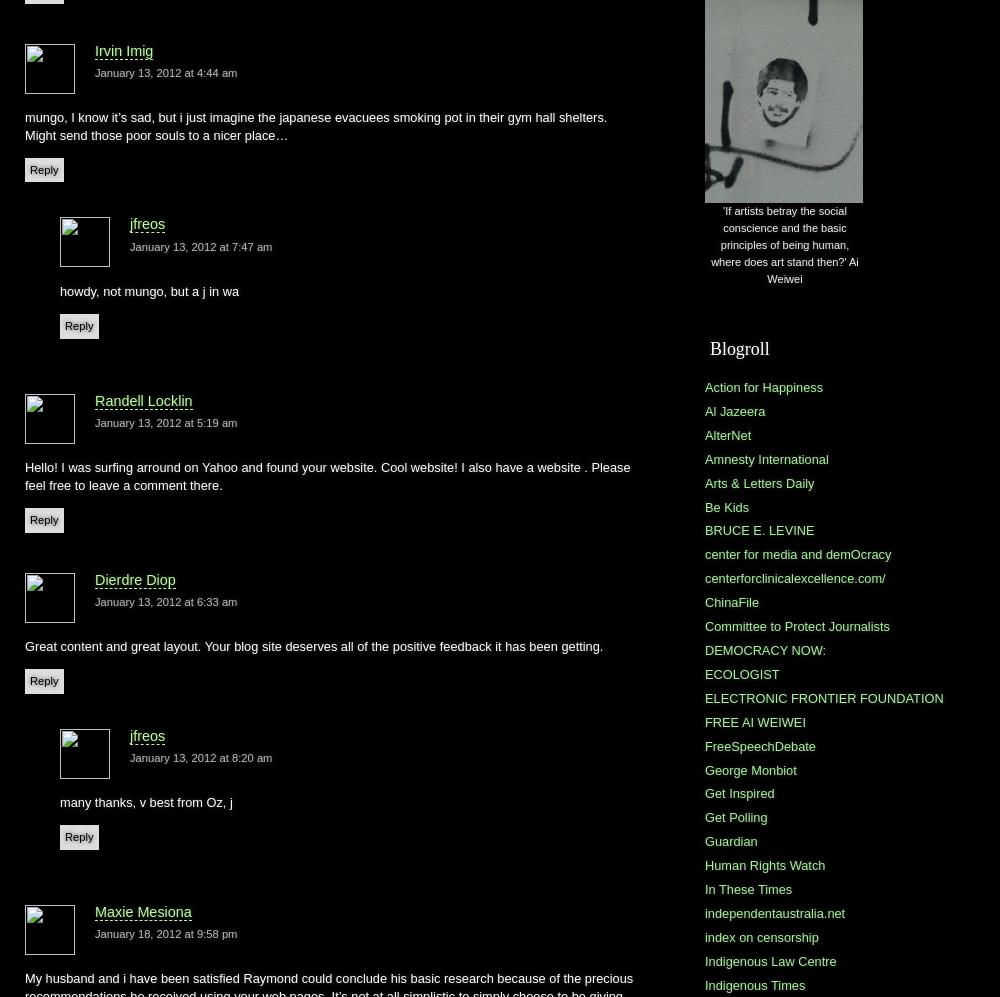 The image size is (1000, 997). What do you see at coordinates (200, 244) in the screenshot?
I see `'January 13, 2012 at 7:47 am'` at bounding box center [200, 244].